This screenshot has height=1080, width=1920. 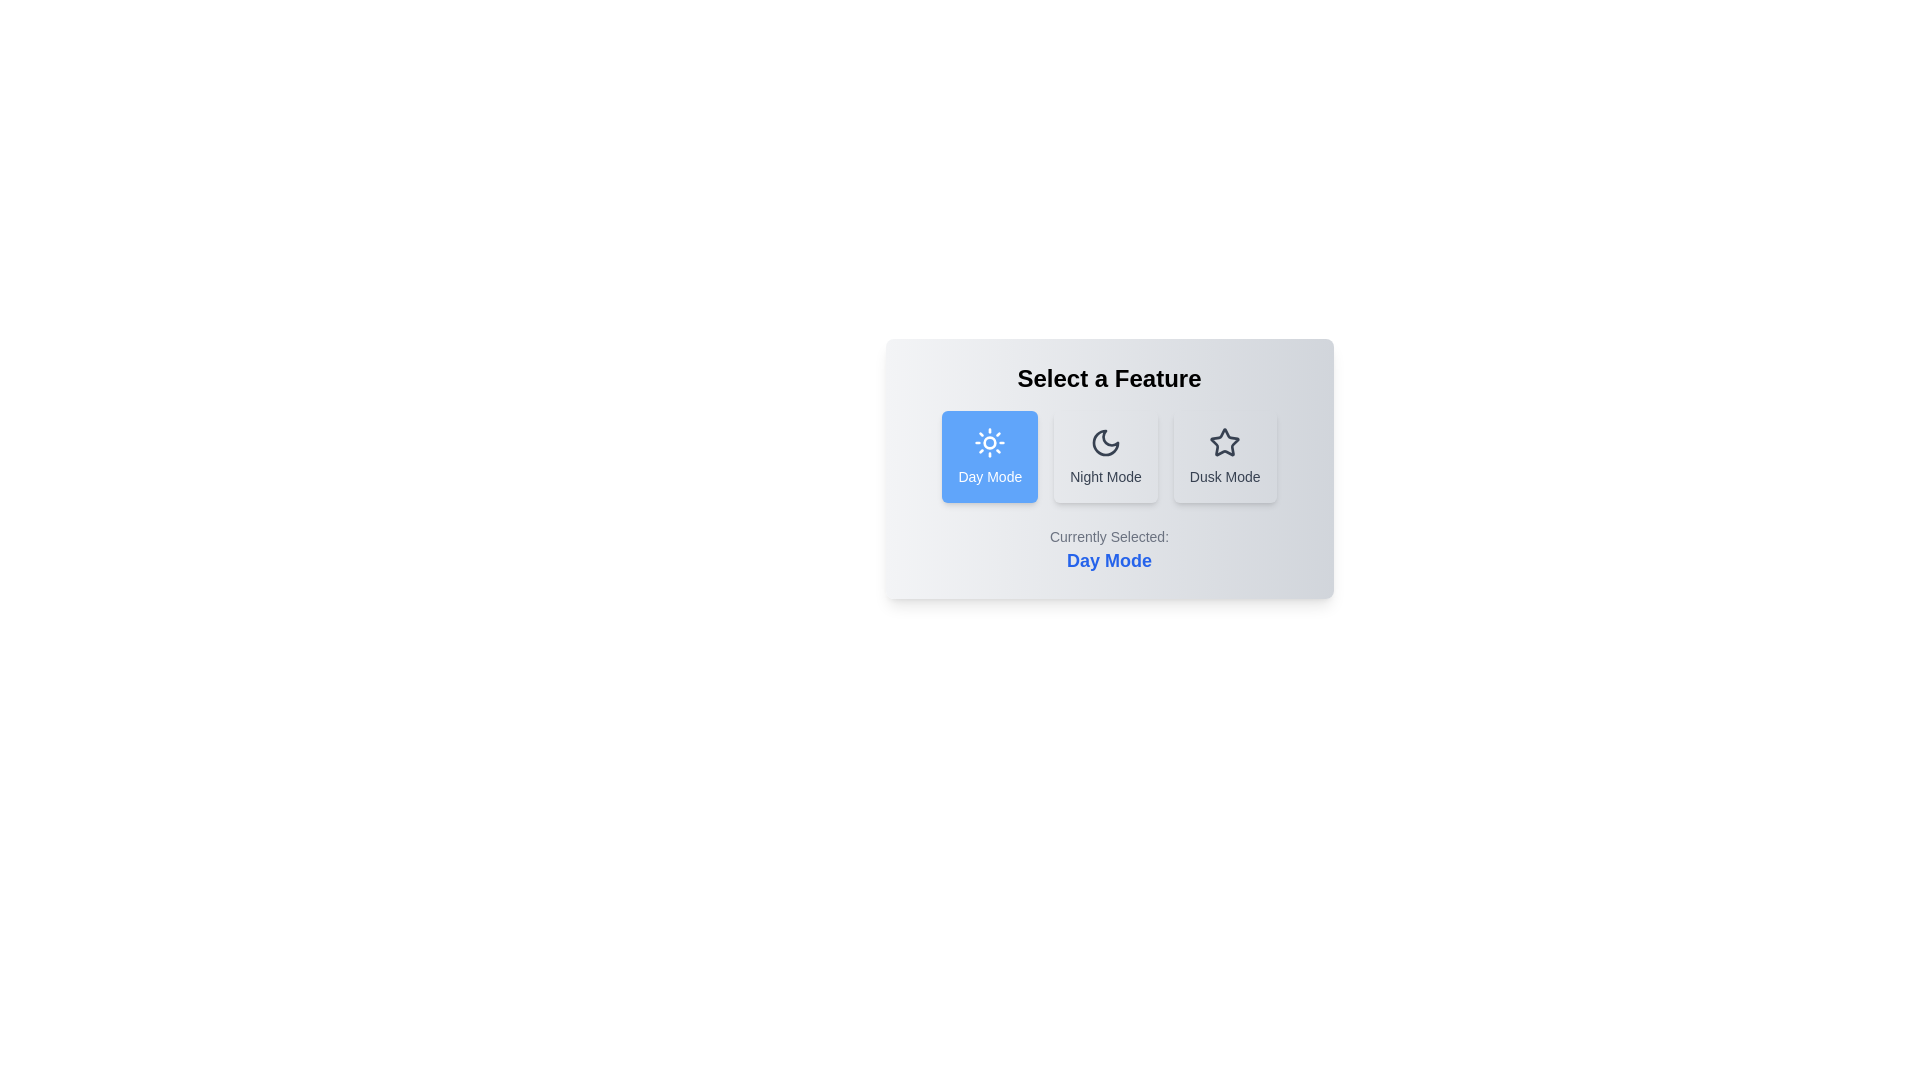 I want to click on the feature corresponding to Day Mode mode, so click(x=990, y=456).